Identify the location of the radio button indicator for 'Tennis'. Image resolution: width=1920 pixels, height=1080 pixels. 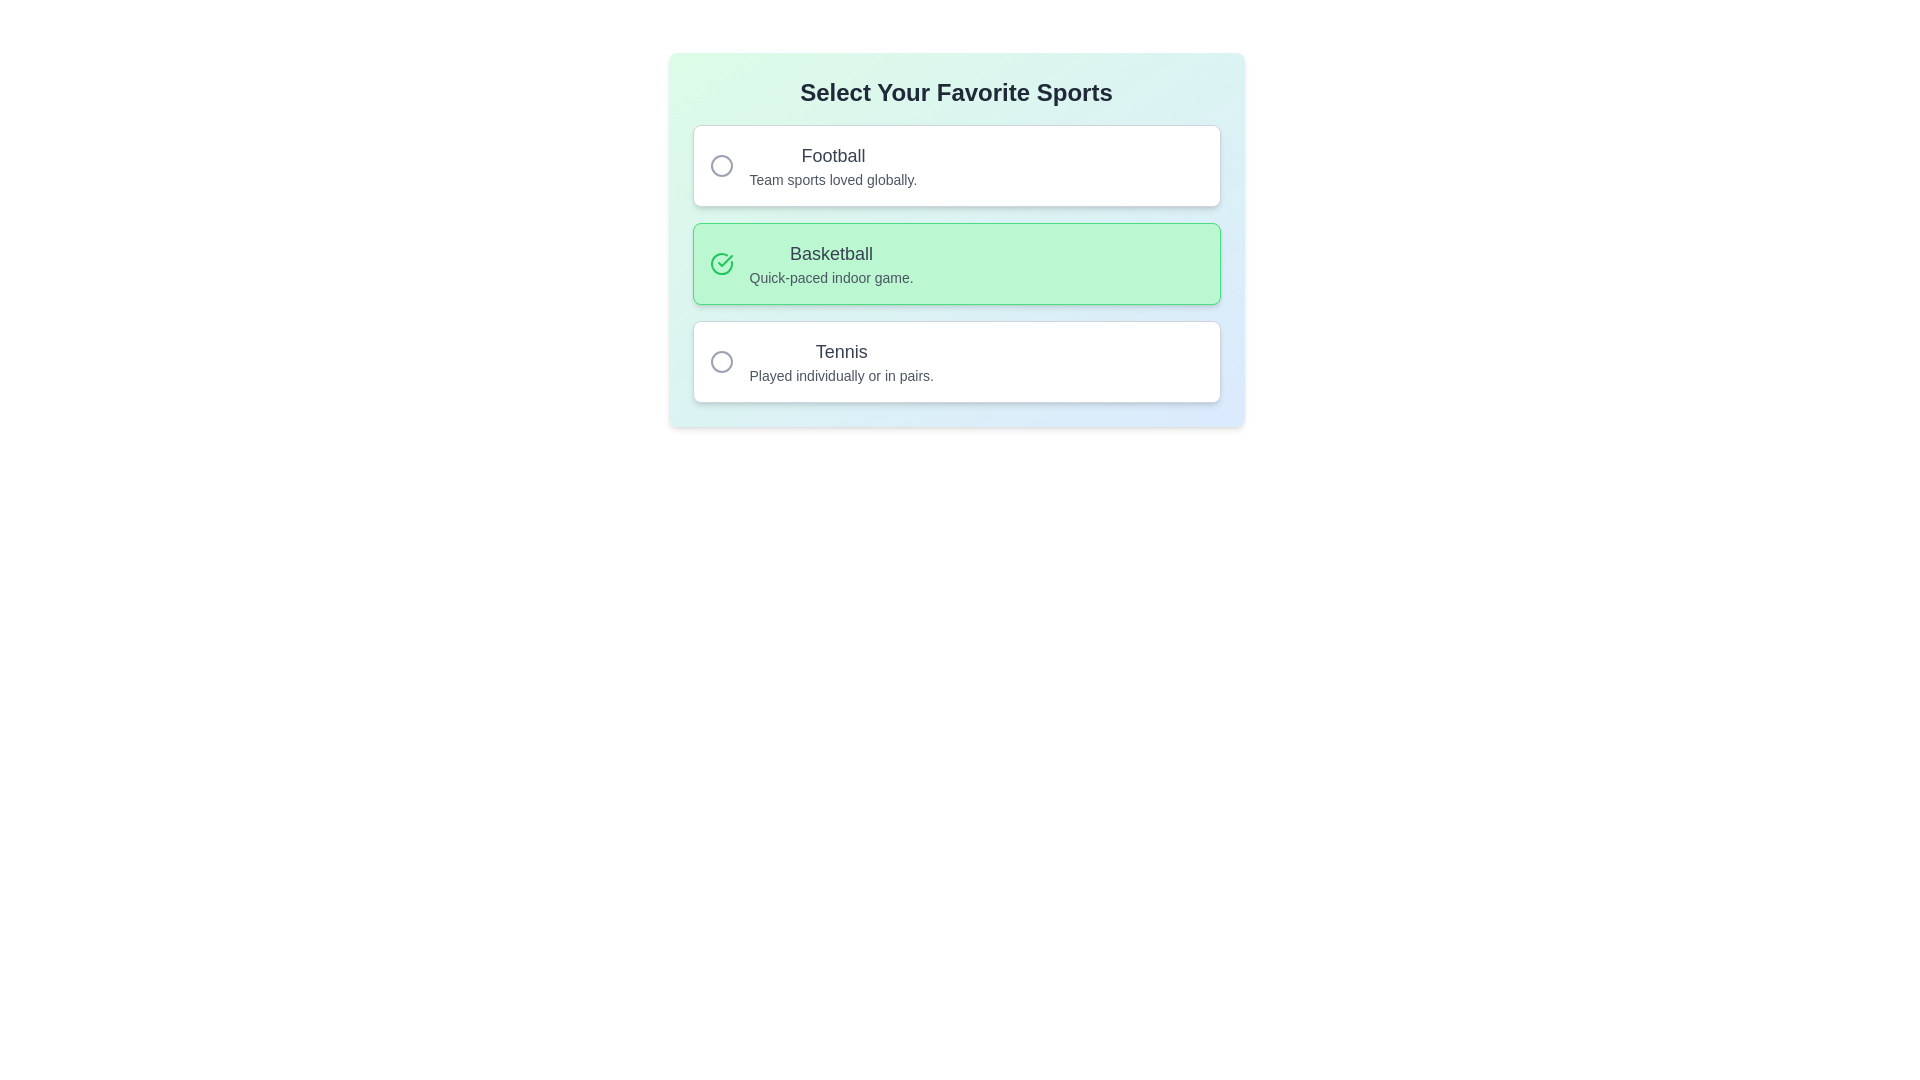
(720, 362).